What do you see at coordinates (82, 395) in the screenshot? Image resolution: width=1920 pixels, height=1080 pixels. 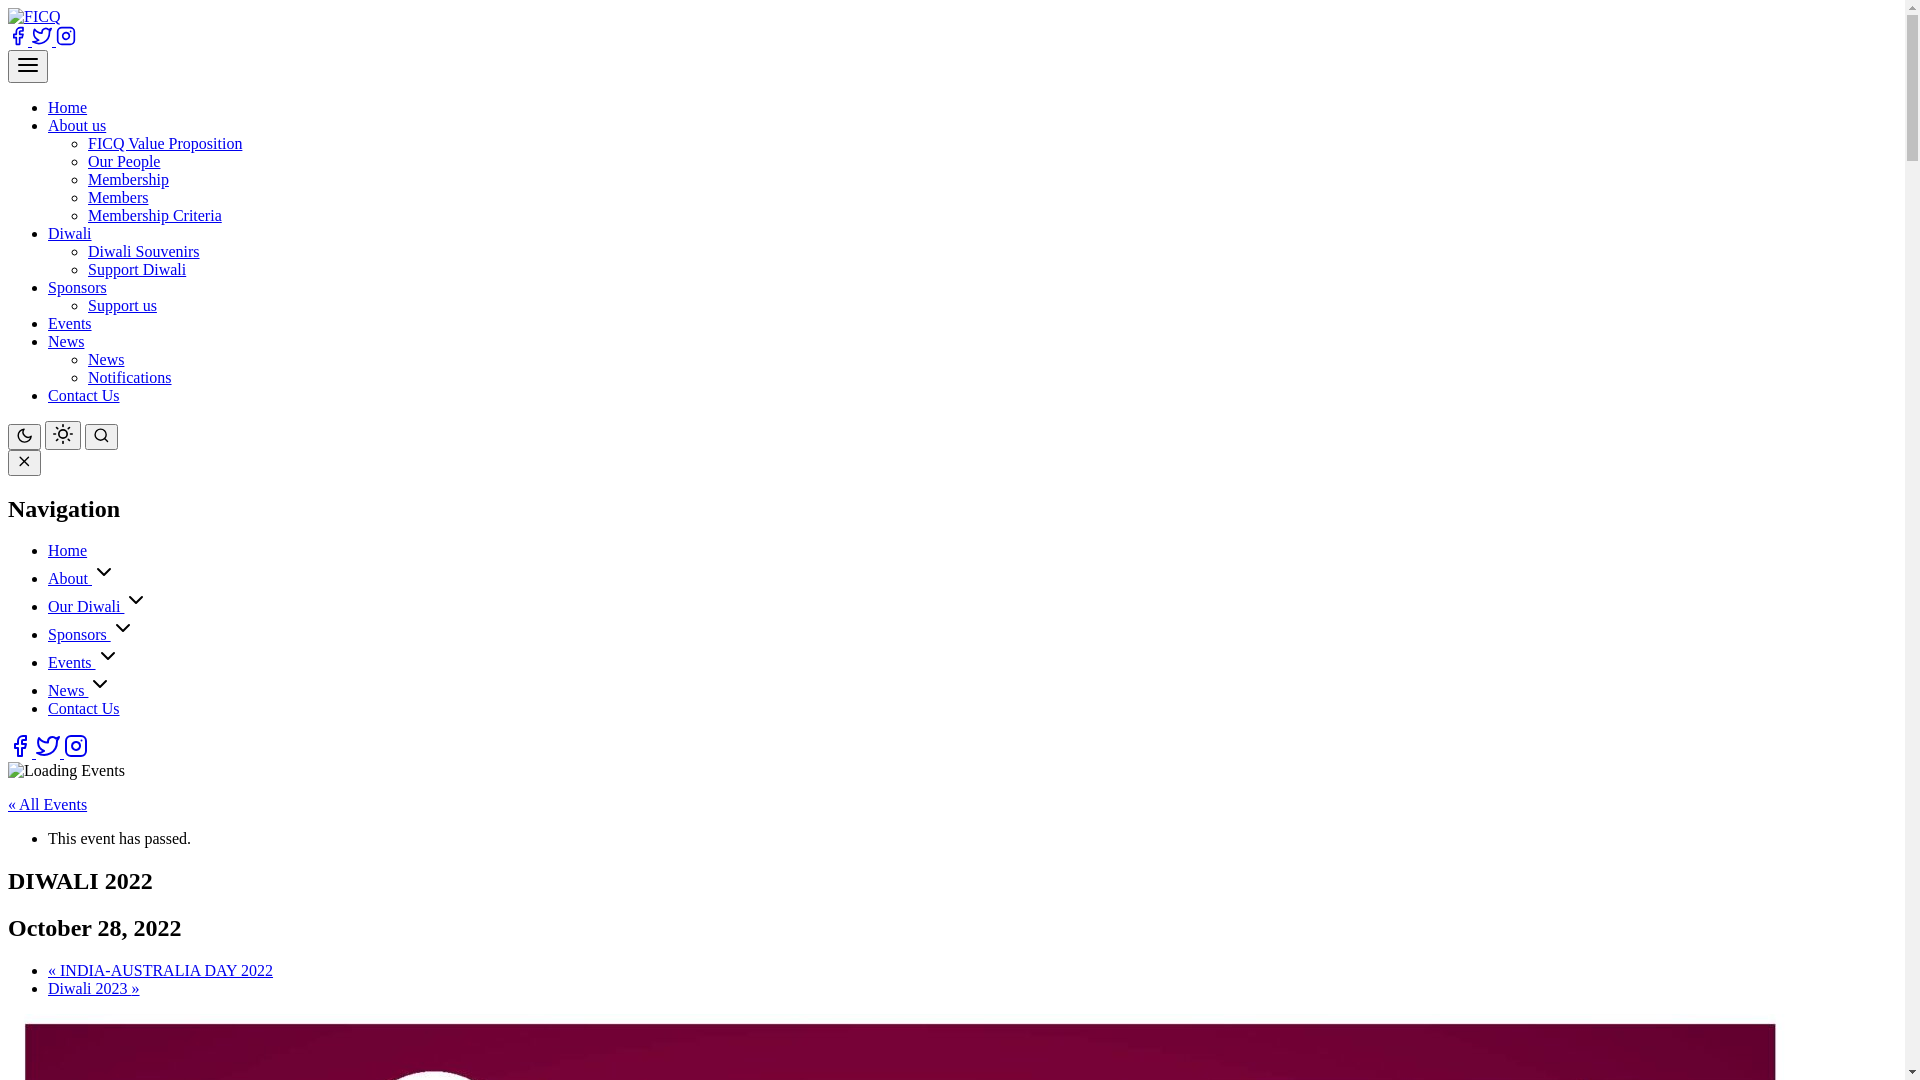 I see `'Contact Us'` at bounding box center [82, 395].